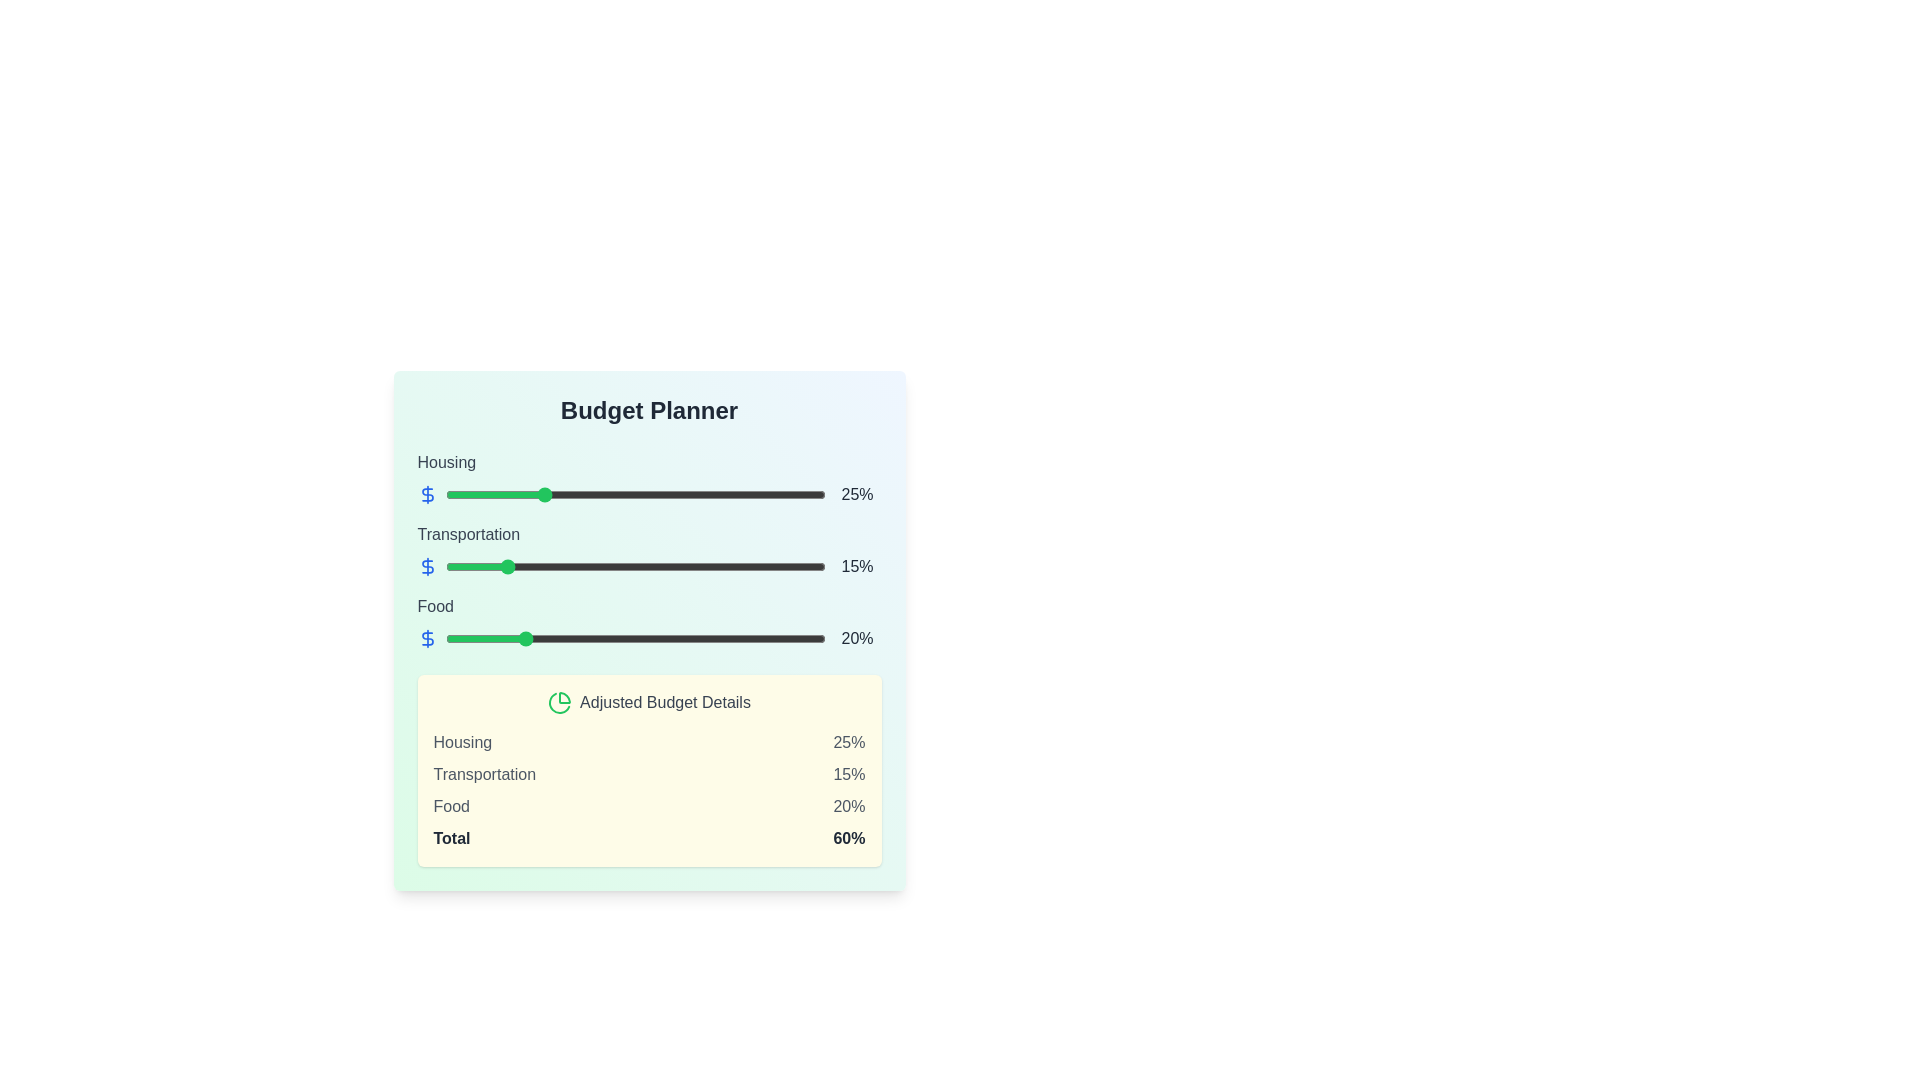 The width and height of the screenshot is (1920, 1080). What do you see at coordinates (703, 567) in the screenshot?
I see `transportation budget percentage` at bounding box center [703, 567].